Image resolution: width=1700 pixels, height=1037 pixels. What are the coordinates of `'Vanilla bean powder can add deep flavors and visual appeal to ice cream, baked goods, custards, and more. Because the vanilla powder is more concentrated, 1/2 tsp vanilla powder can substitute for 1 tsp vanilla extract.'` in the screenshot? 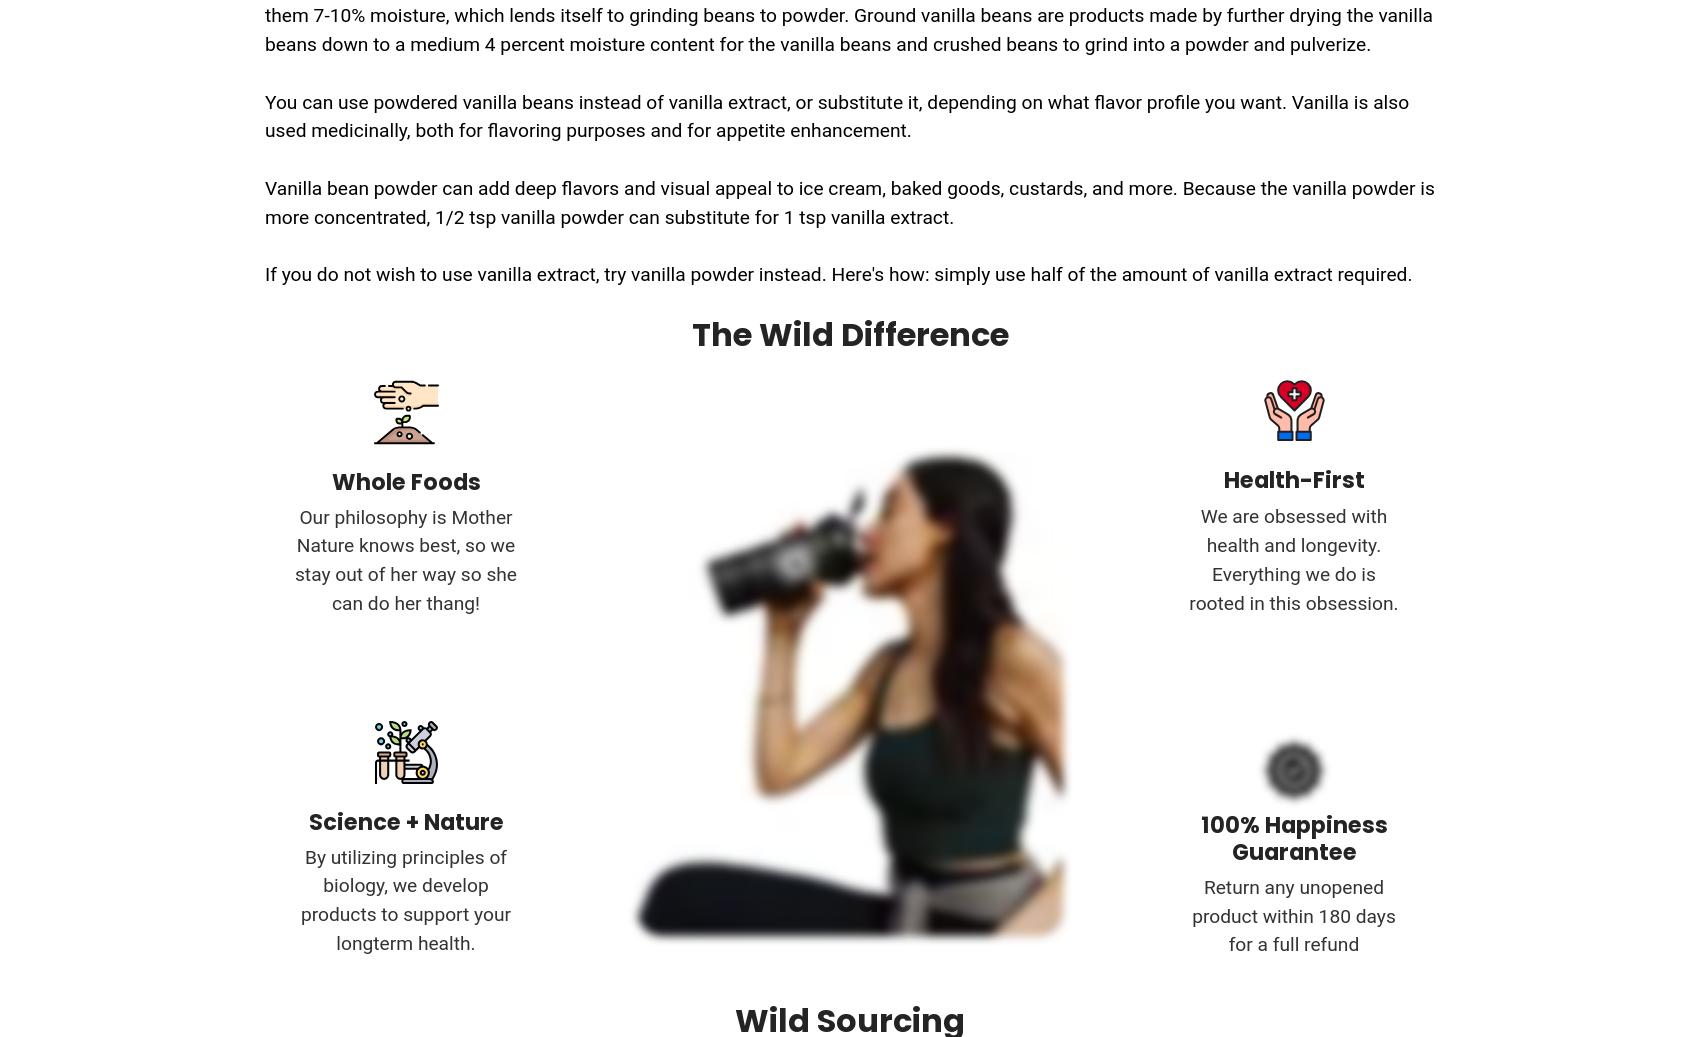 It's located at (848, 201).